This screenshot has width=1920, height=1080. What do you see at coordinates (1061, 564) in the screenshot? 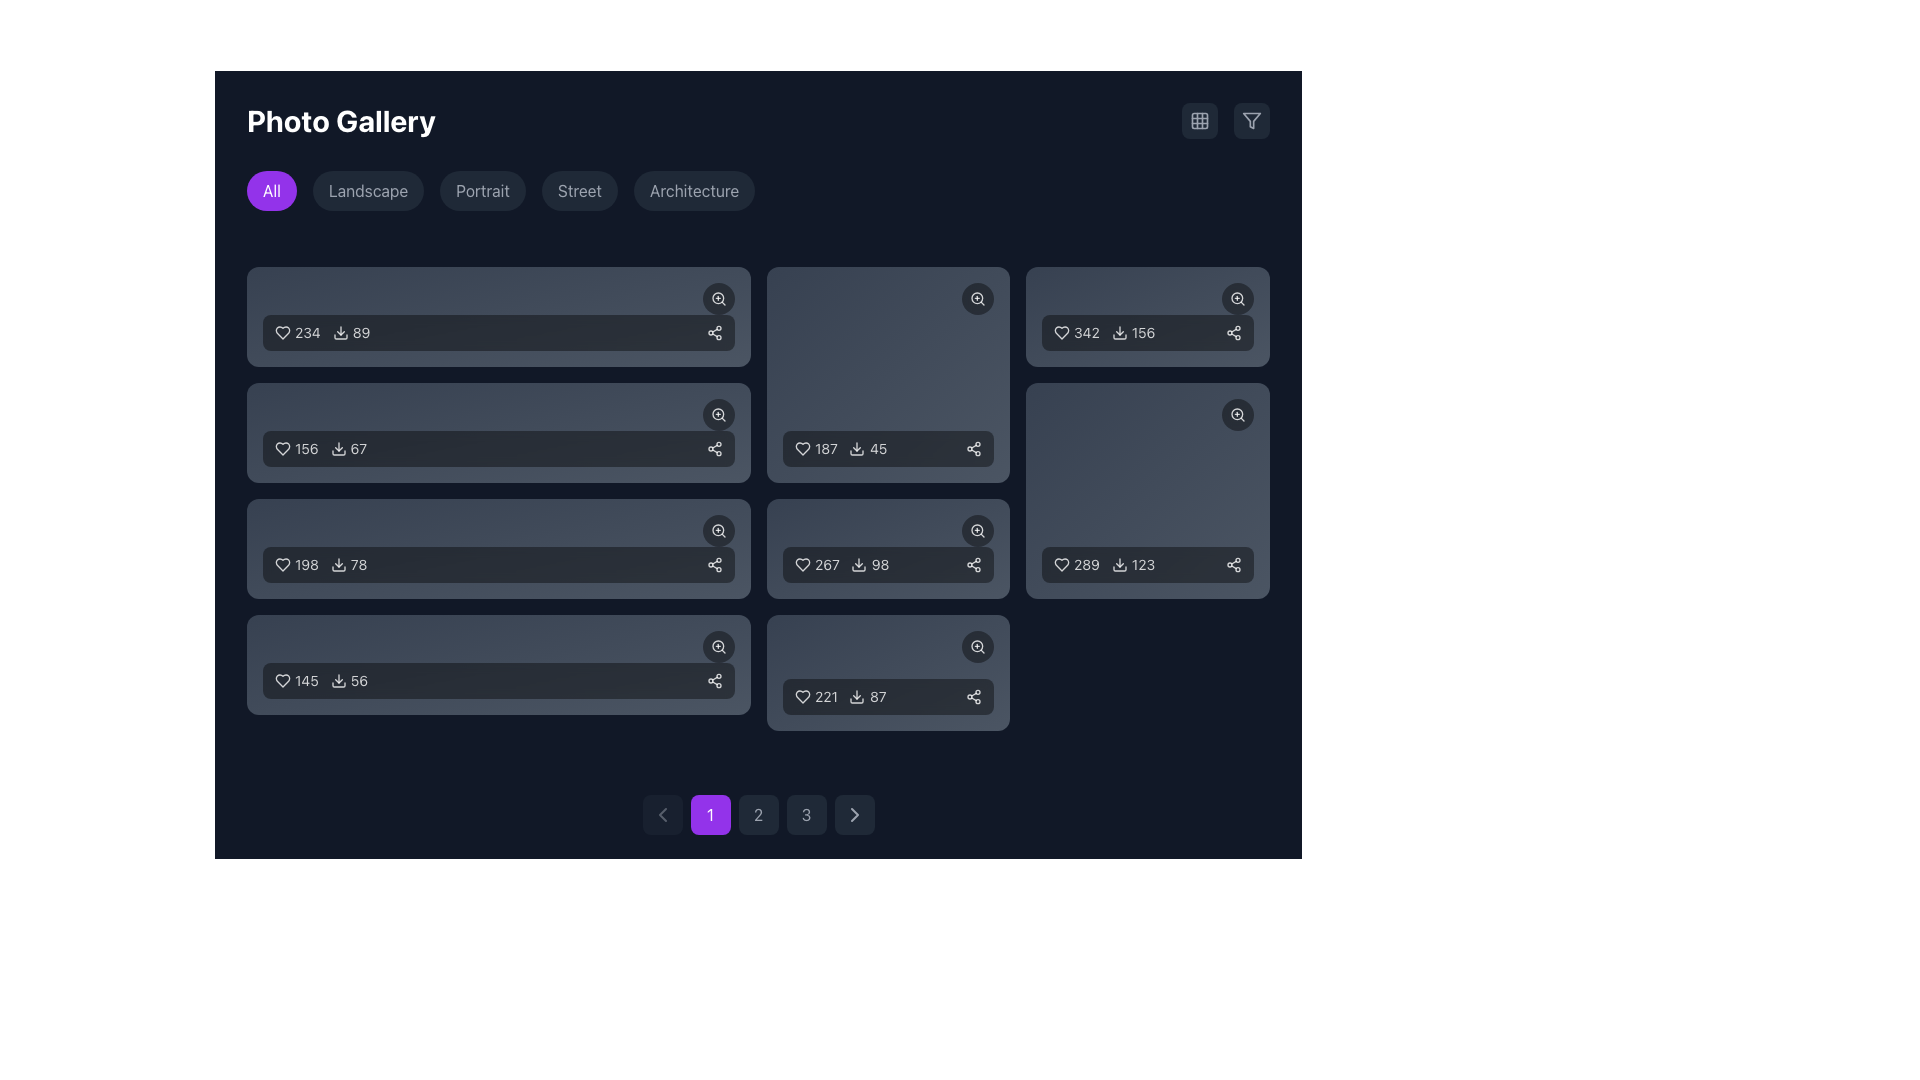
I see `the heart icon located within the like button at the bottom-right of the interface` at bounding box center [1061, 564].